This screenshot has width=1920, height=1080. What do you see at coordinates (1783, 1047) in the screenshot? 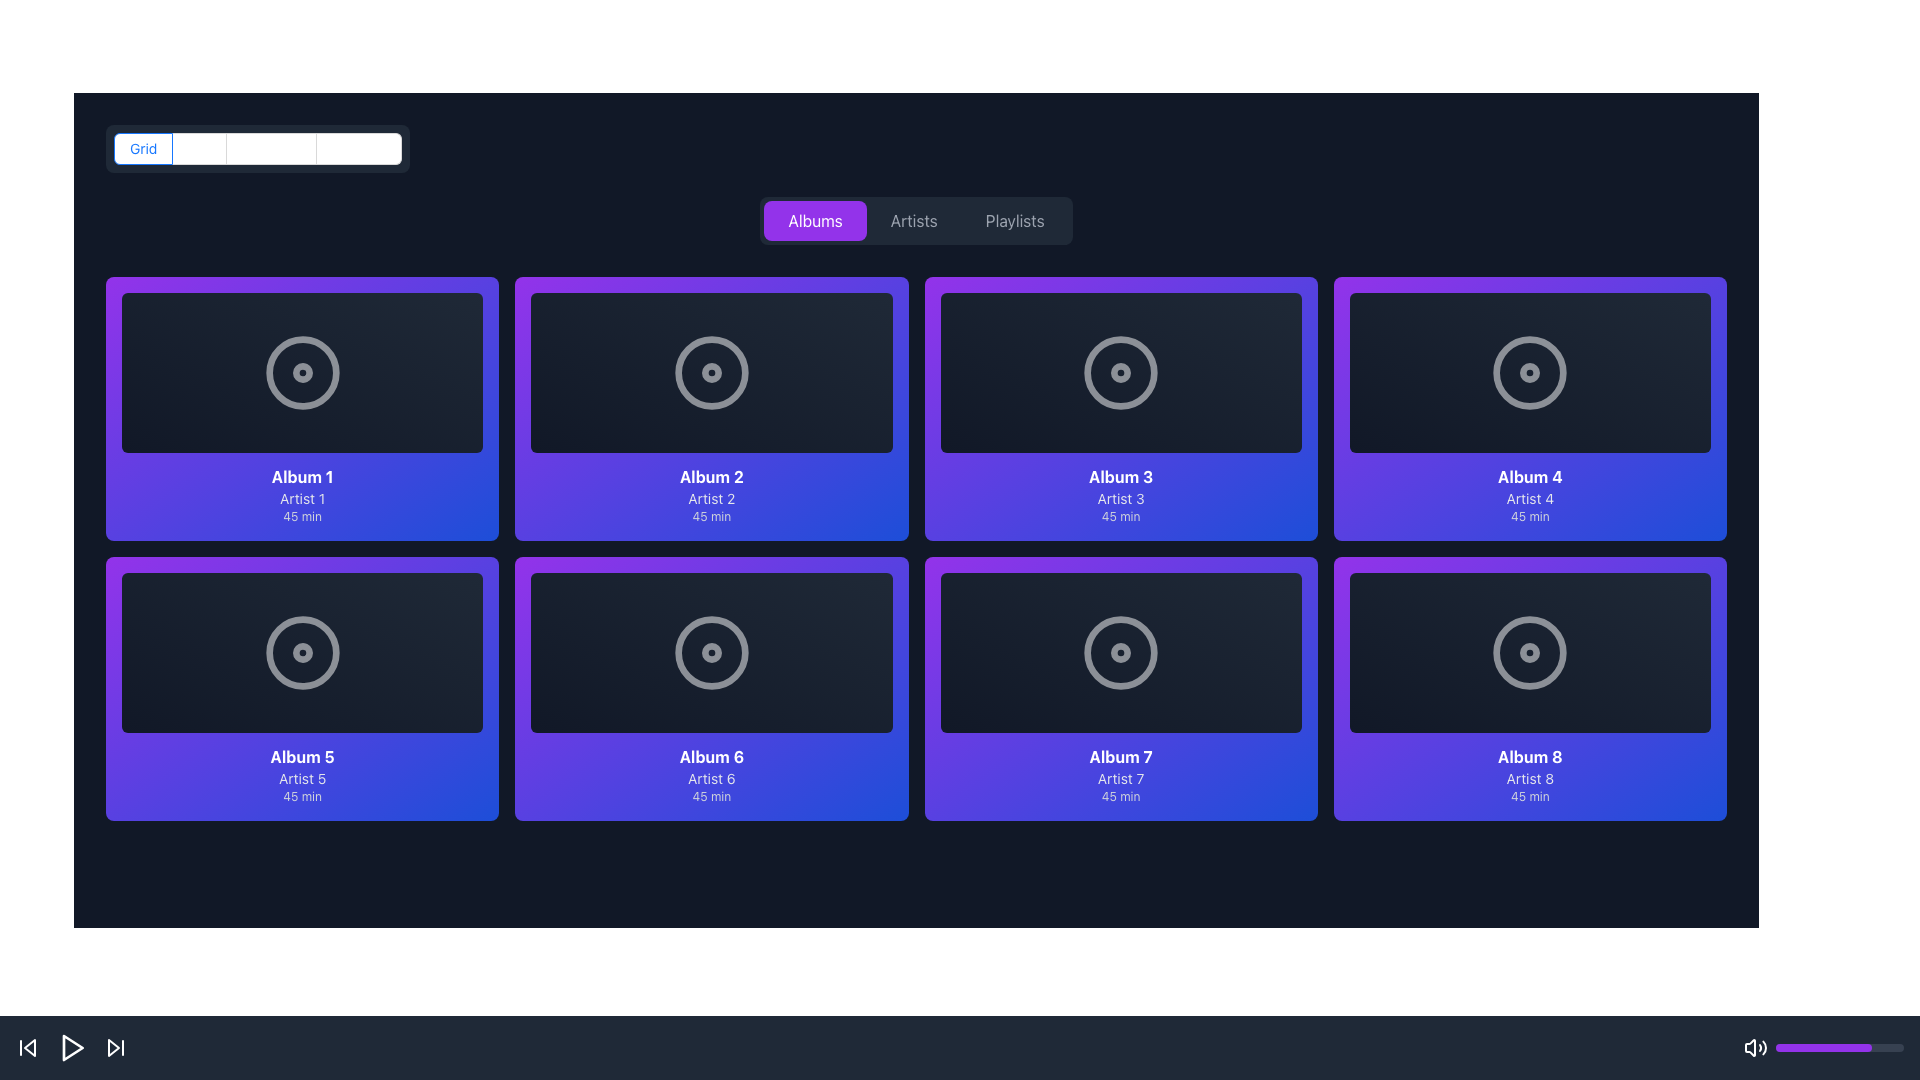
I see `the slider value` at bounding box center [1783, 1047].